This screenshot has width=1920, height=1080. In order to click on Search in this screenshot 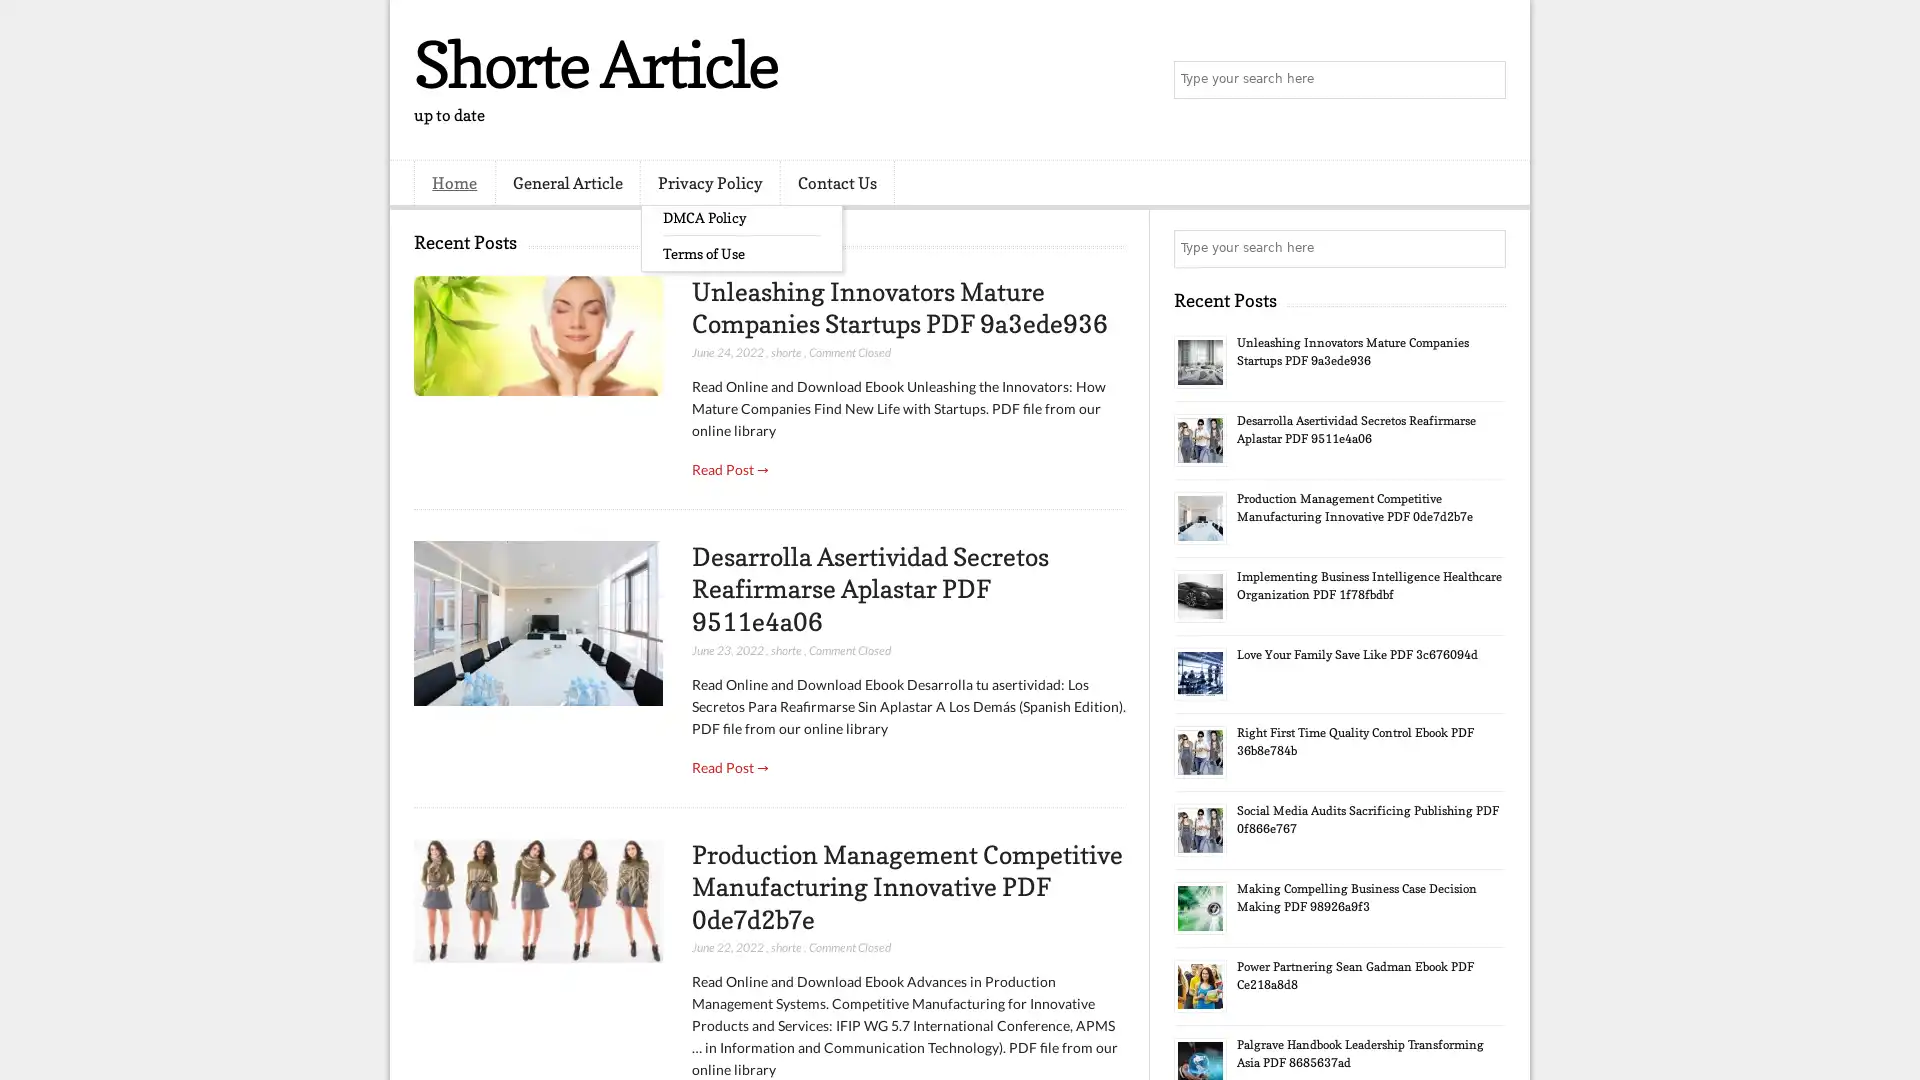, I will do `click(1485, 80)`.